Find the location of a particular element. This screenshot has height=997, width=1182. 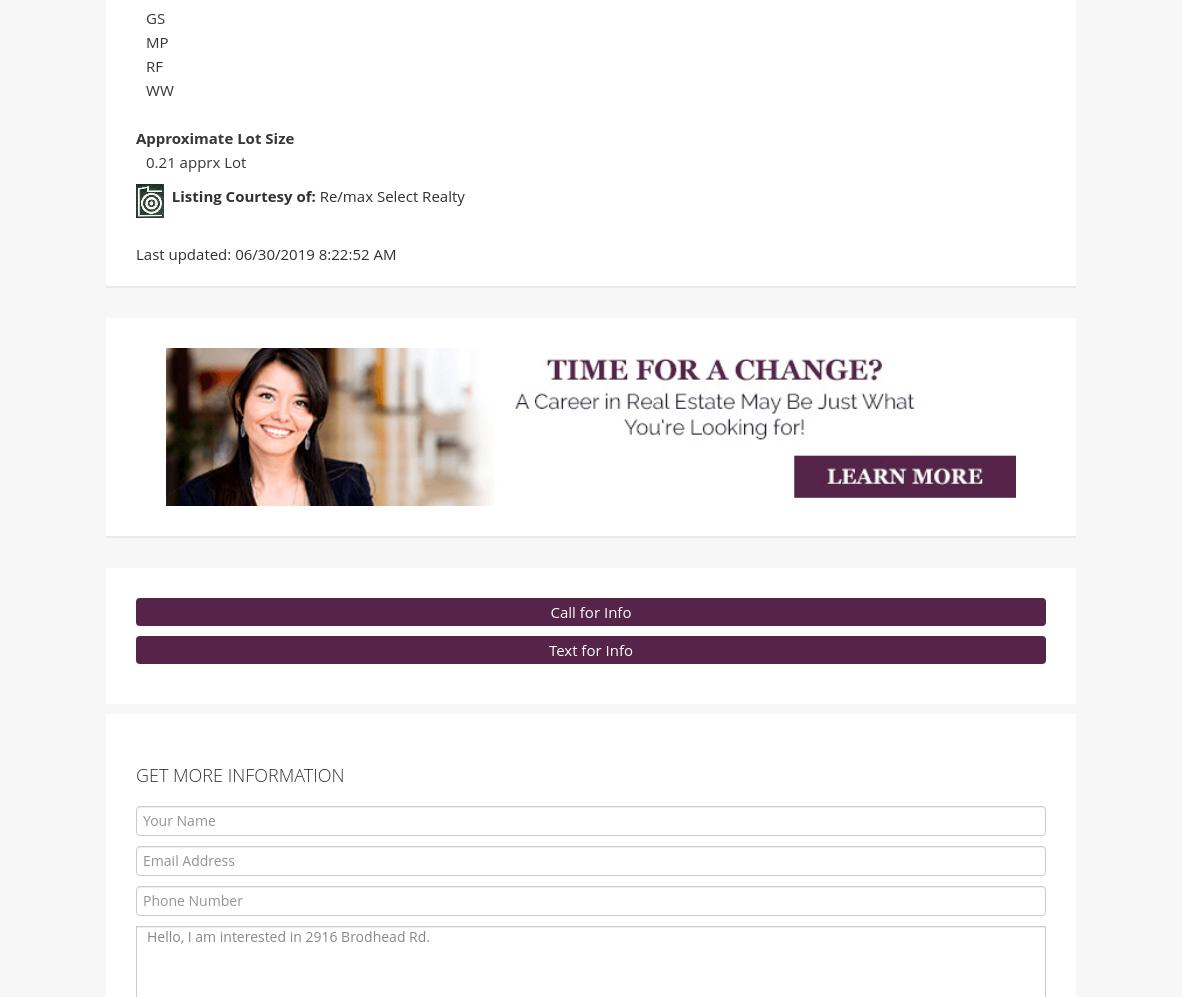

'MP' is located at coordinates (156, 44).